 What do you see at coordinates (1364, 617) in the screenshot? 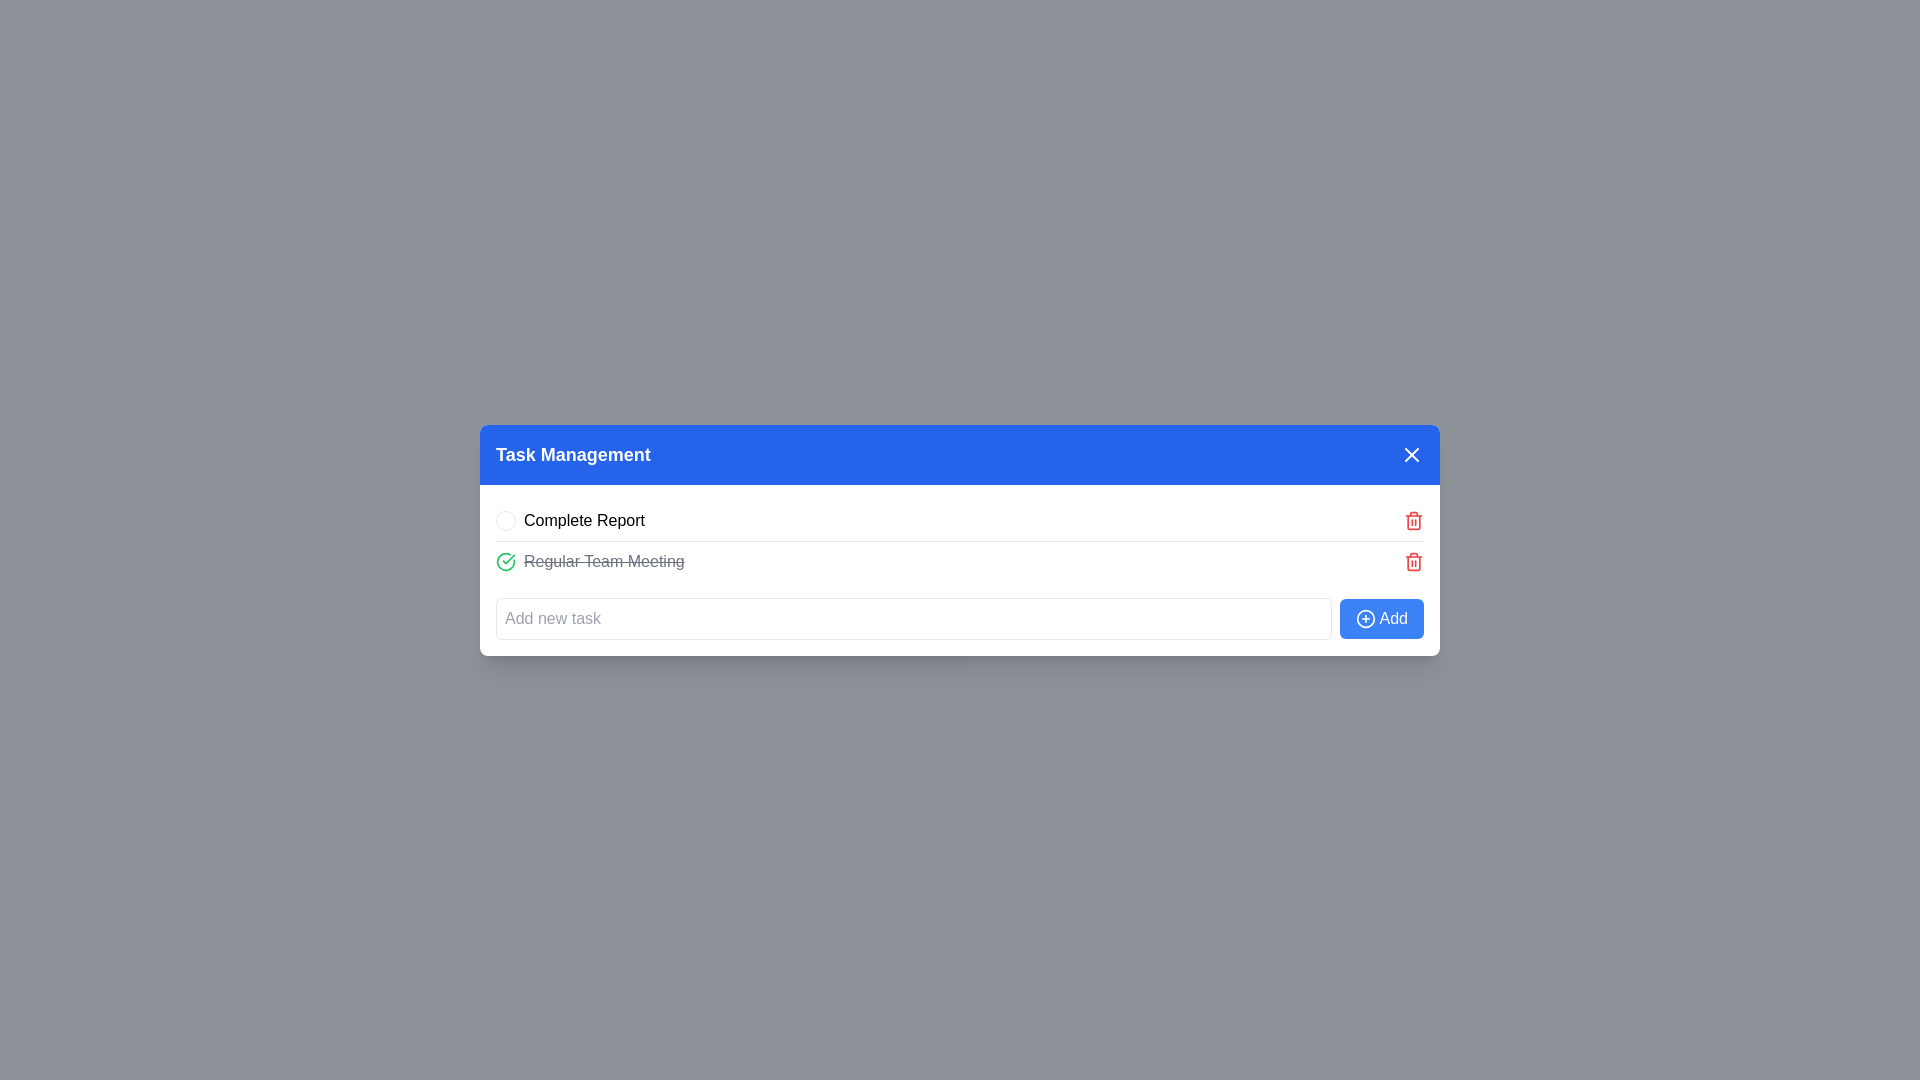
I see `visually on the circular blue icon with a plus sign (+) inside` at bounding box center [1364, 617].